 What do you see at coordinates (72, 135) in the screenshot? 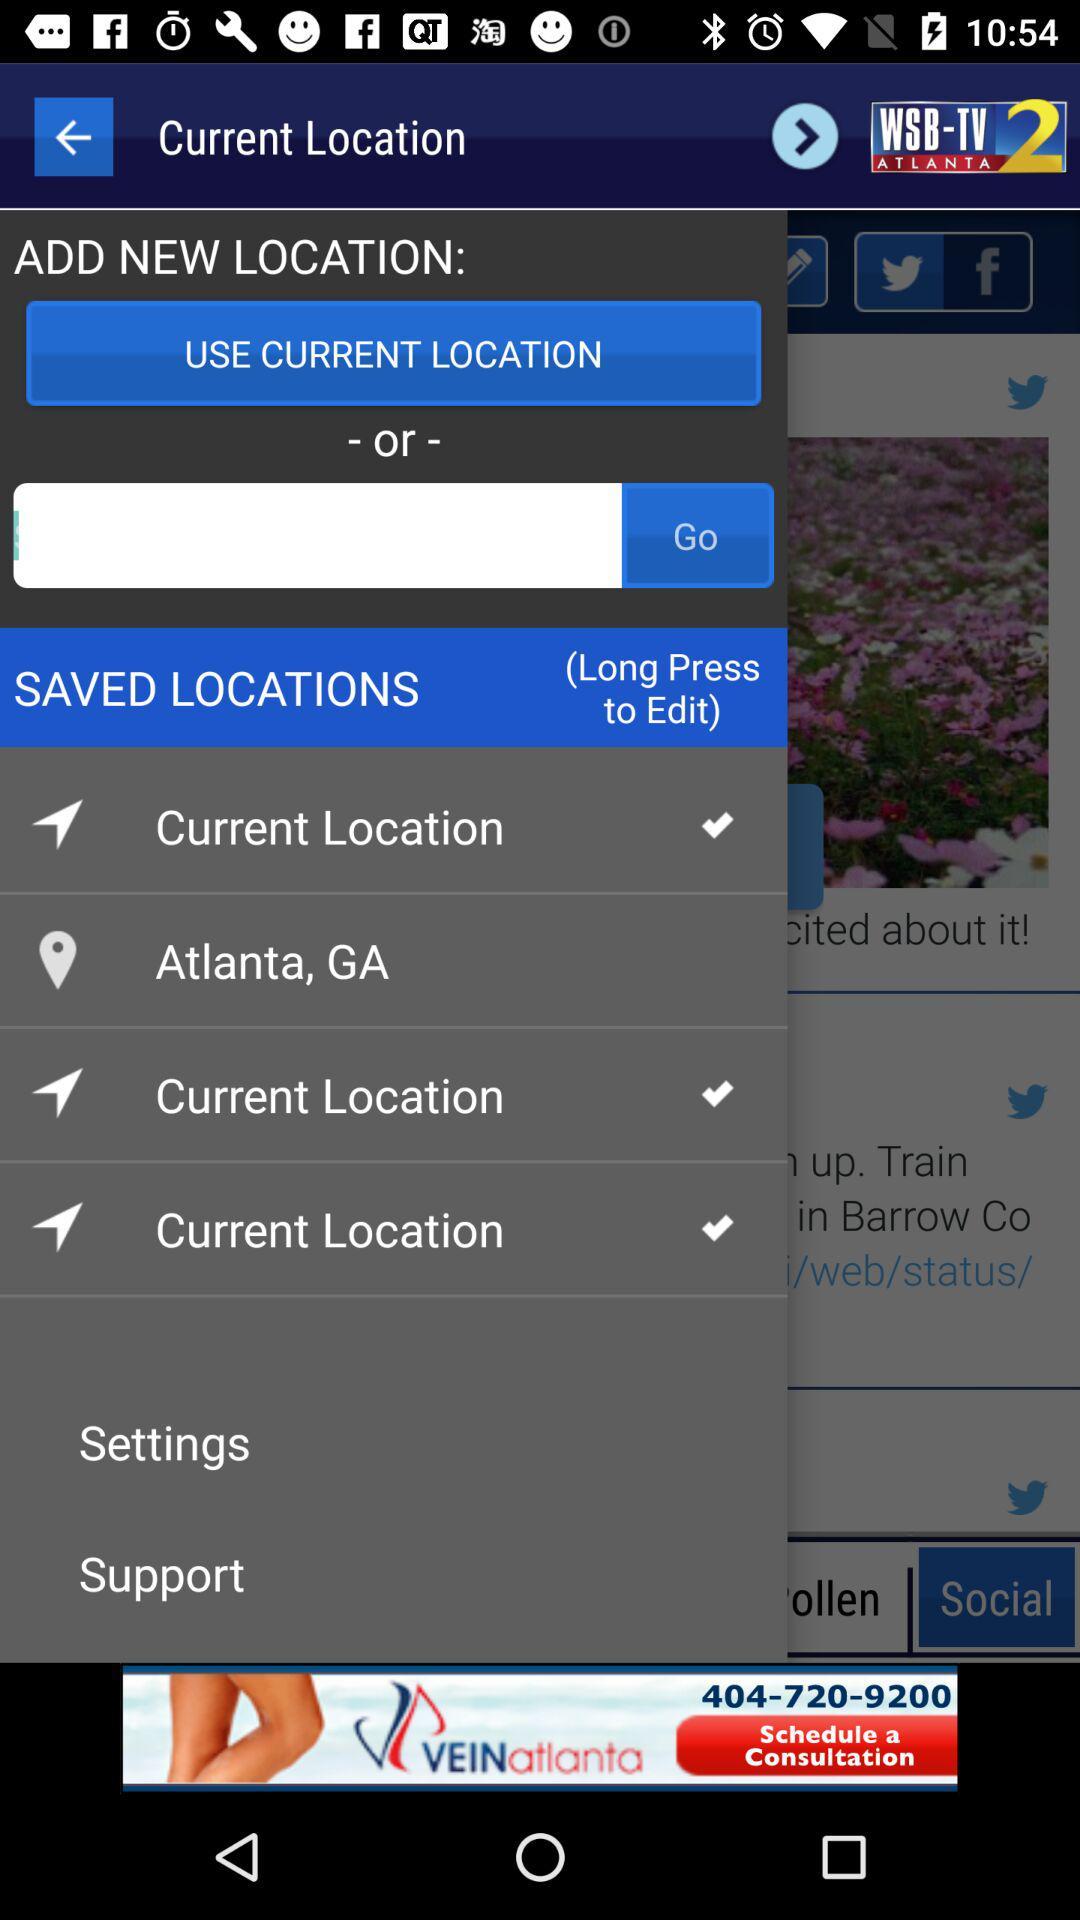
I see `the arrow_backward icon` at bounding box center [72, 135].